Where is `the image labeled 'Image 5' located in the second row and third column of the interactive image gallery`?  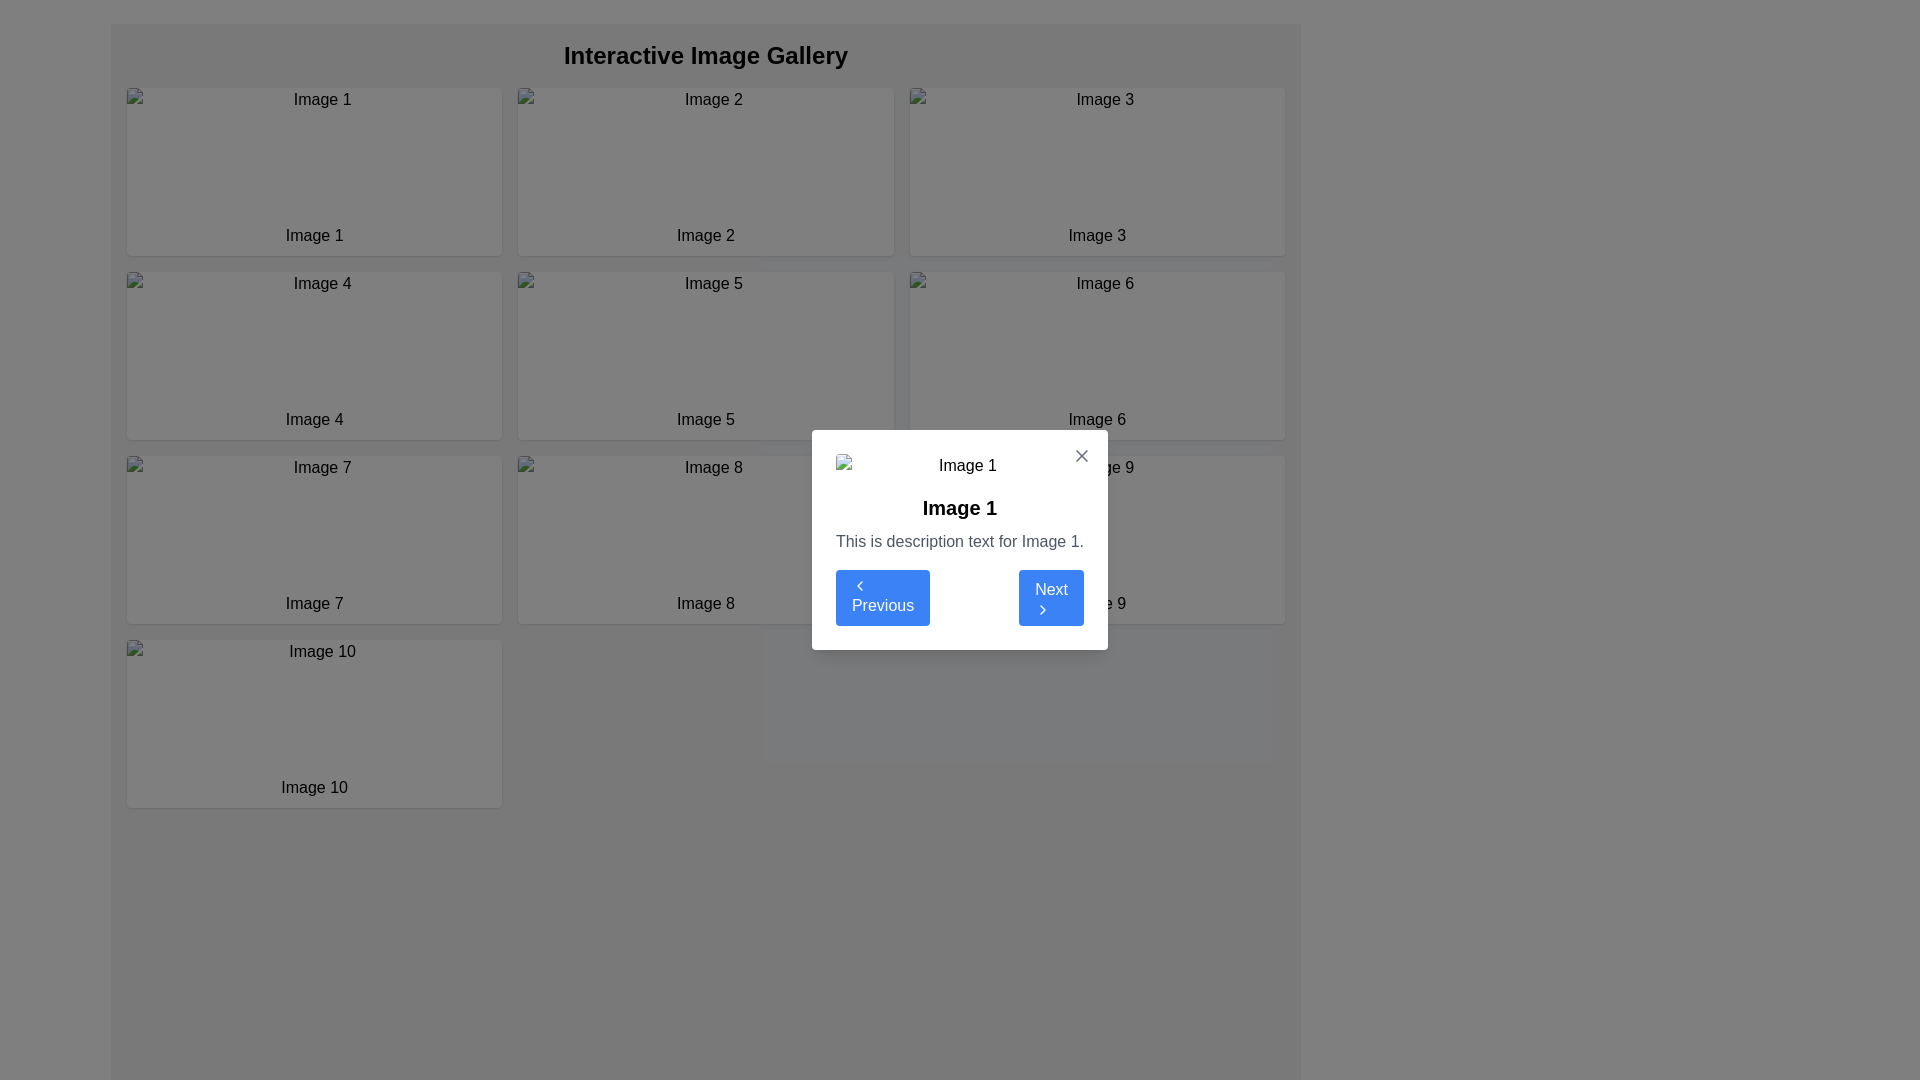
the image labeled 'Image 5' located in the second row and third column of the interactive image gallery is located at coordinates (705, 334).